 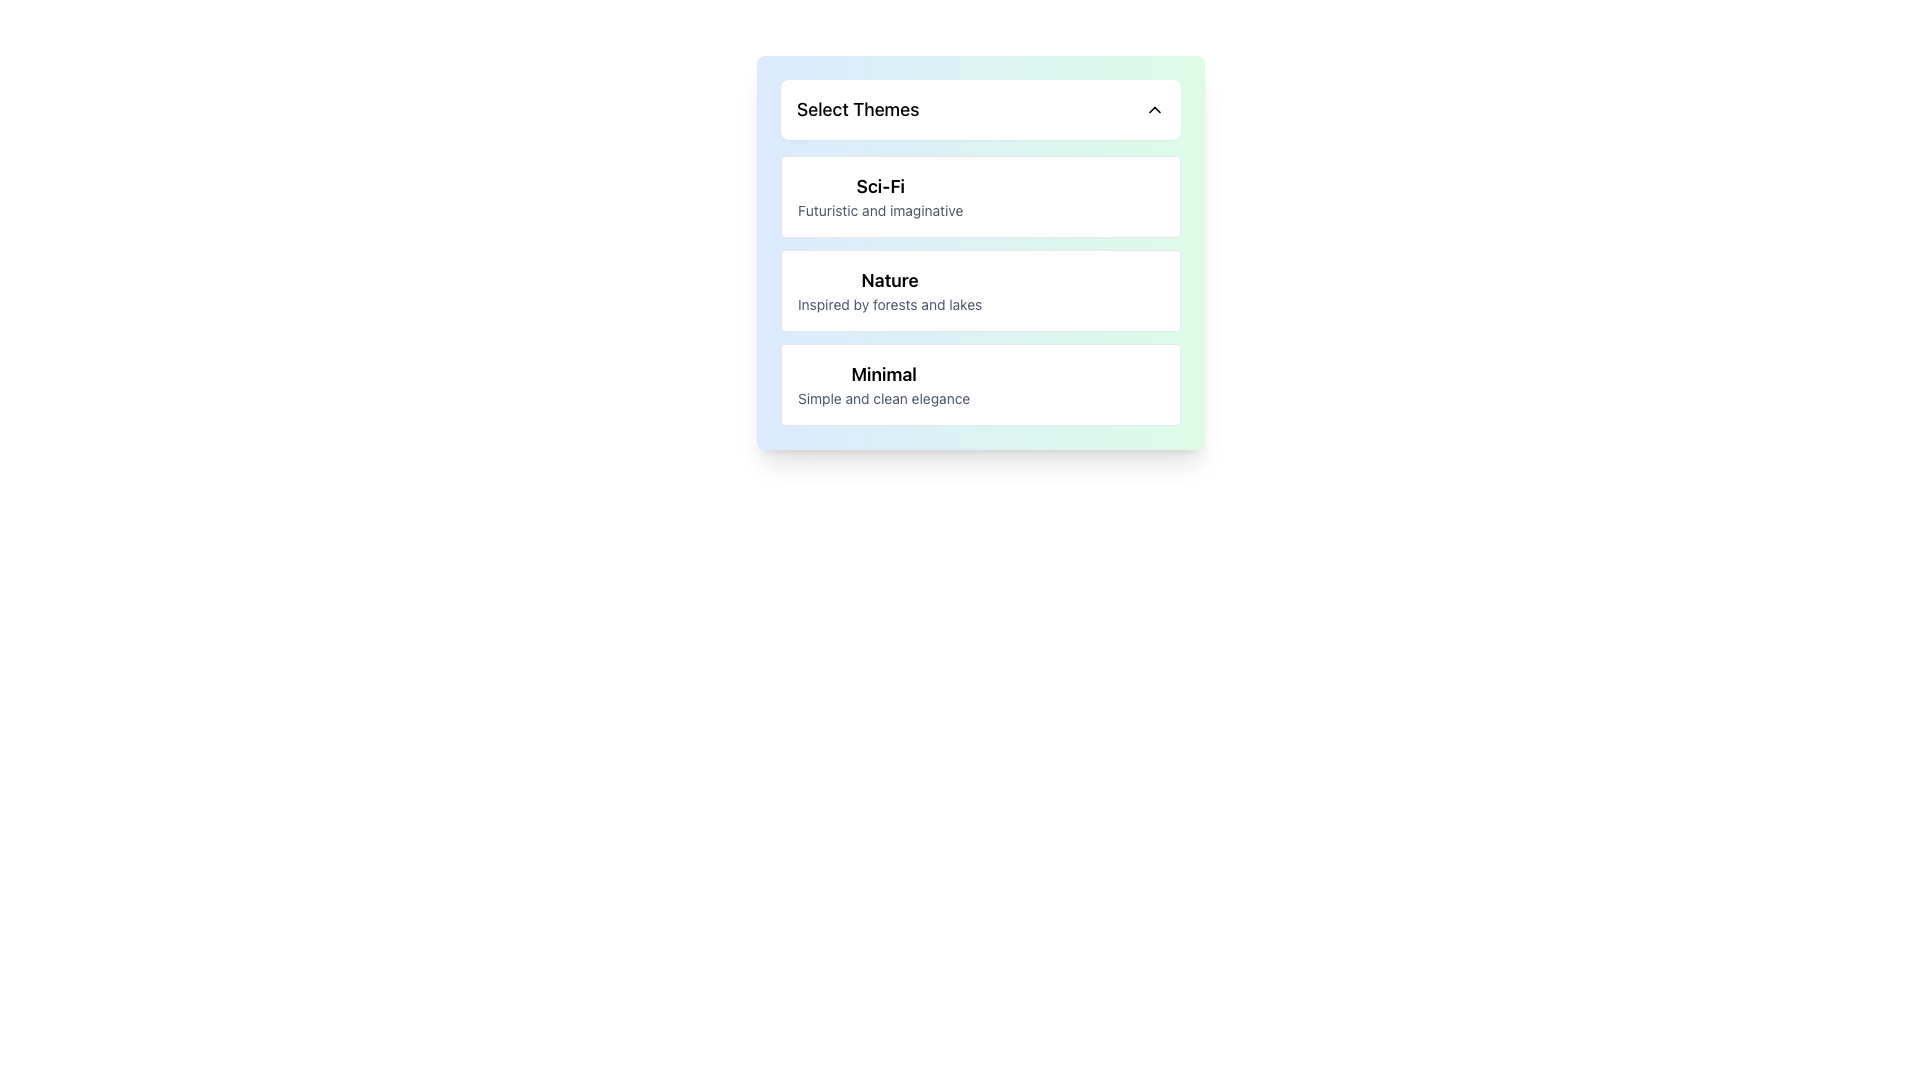 What do you see at coordinates (889, 290) in the screenshot?
I see `the textual display block titled 'Nature' which contains the subtitle 'Inspired by forests and lakes', located in the second card of the vertical stack of themes` at bounding box center [889, 290].